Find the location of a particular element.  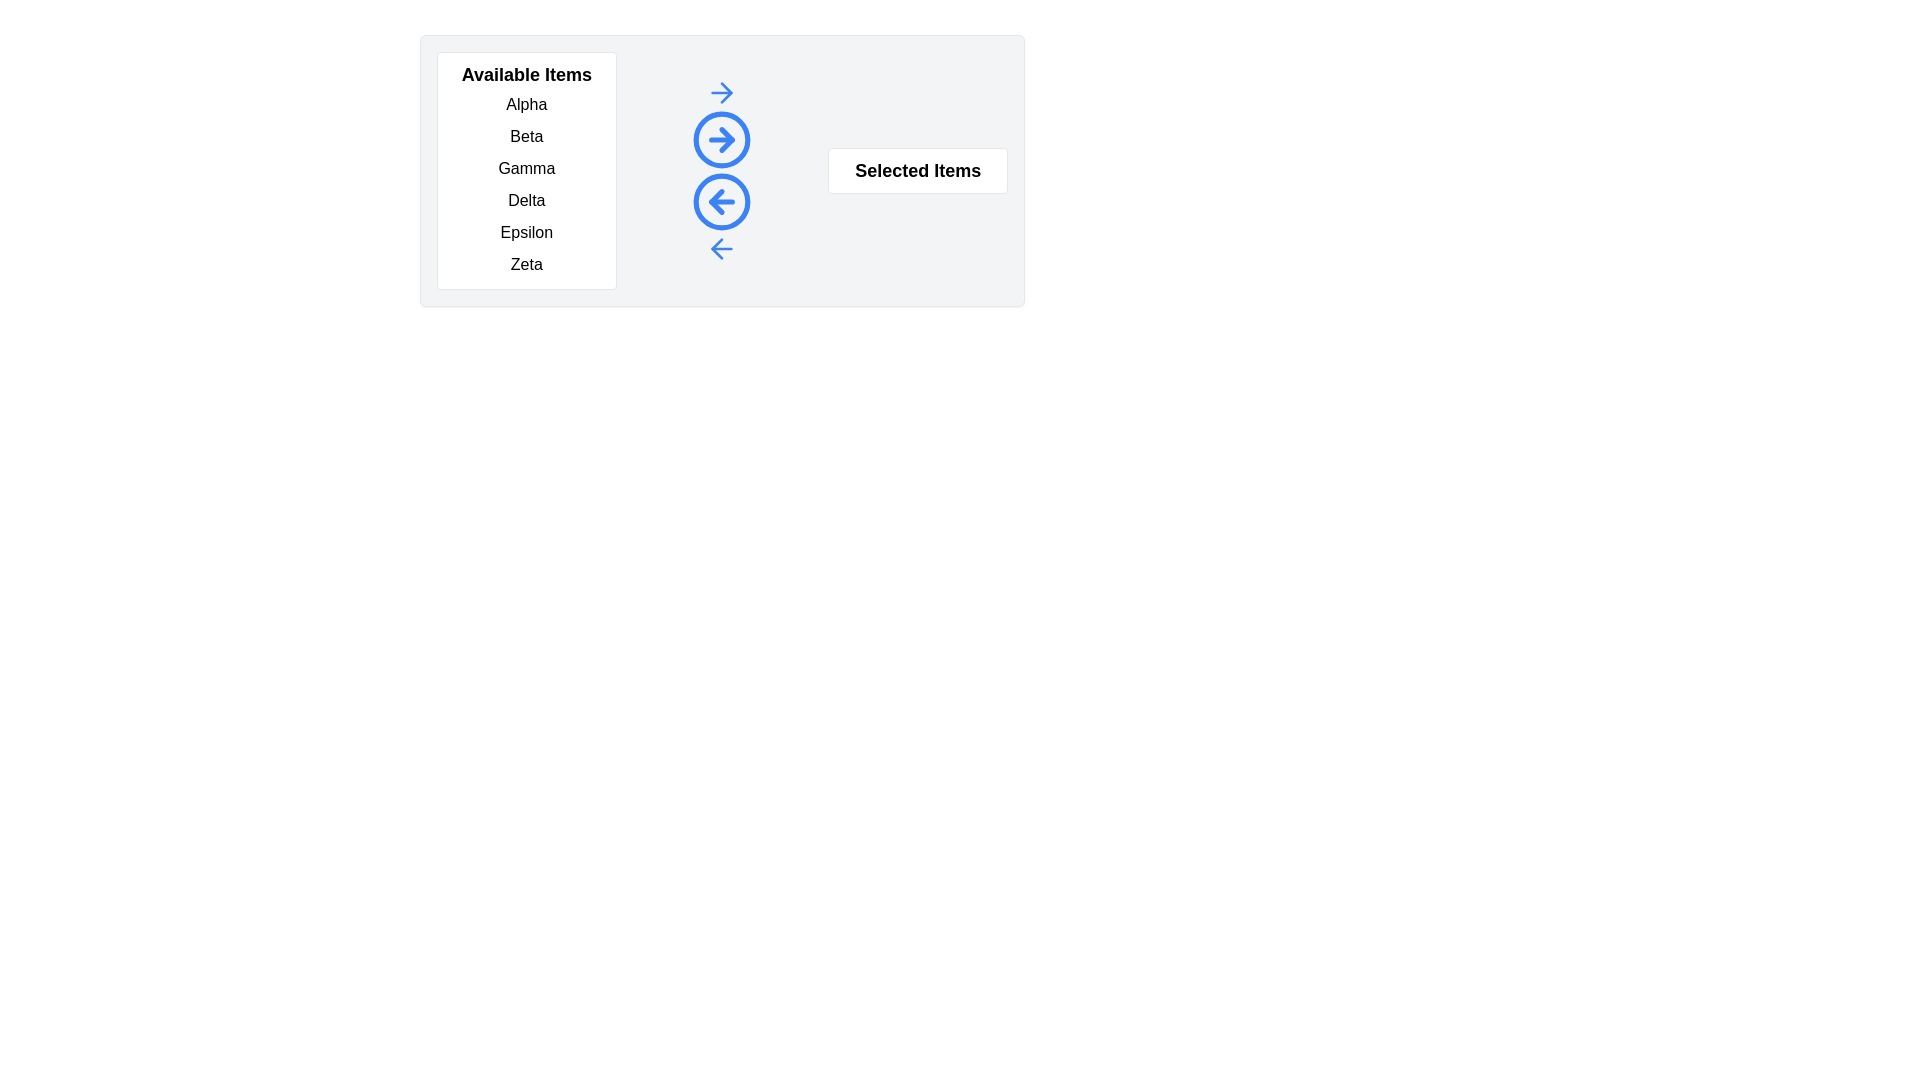

the item Alpha in the Available Items list is located at coordinates (526, 104).